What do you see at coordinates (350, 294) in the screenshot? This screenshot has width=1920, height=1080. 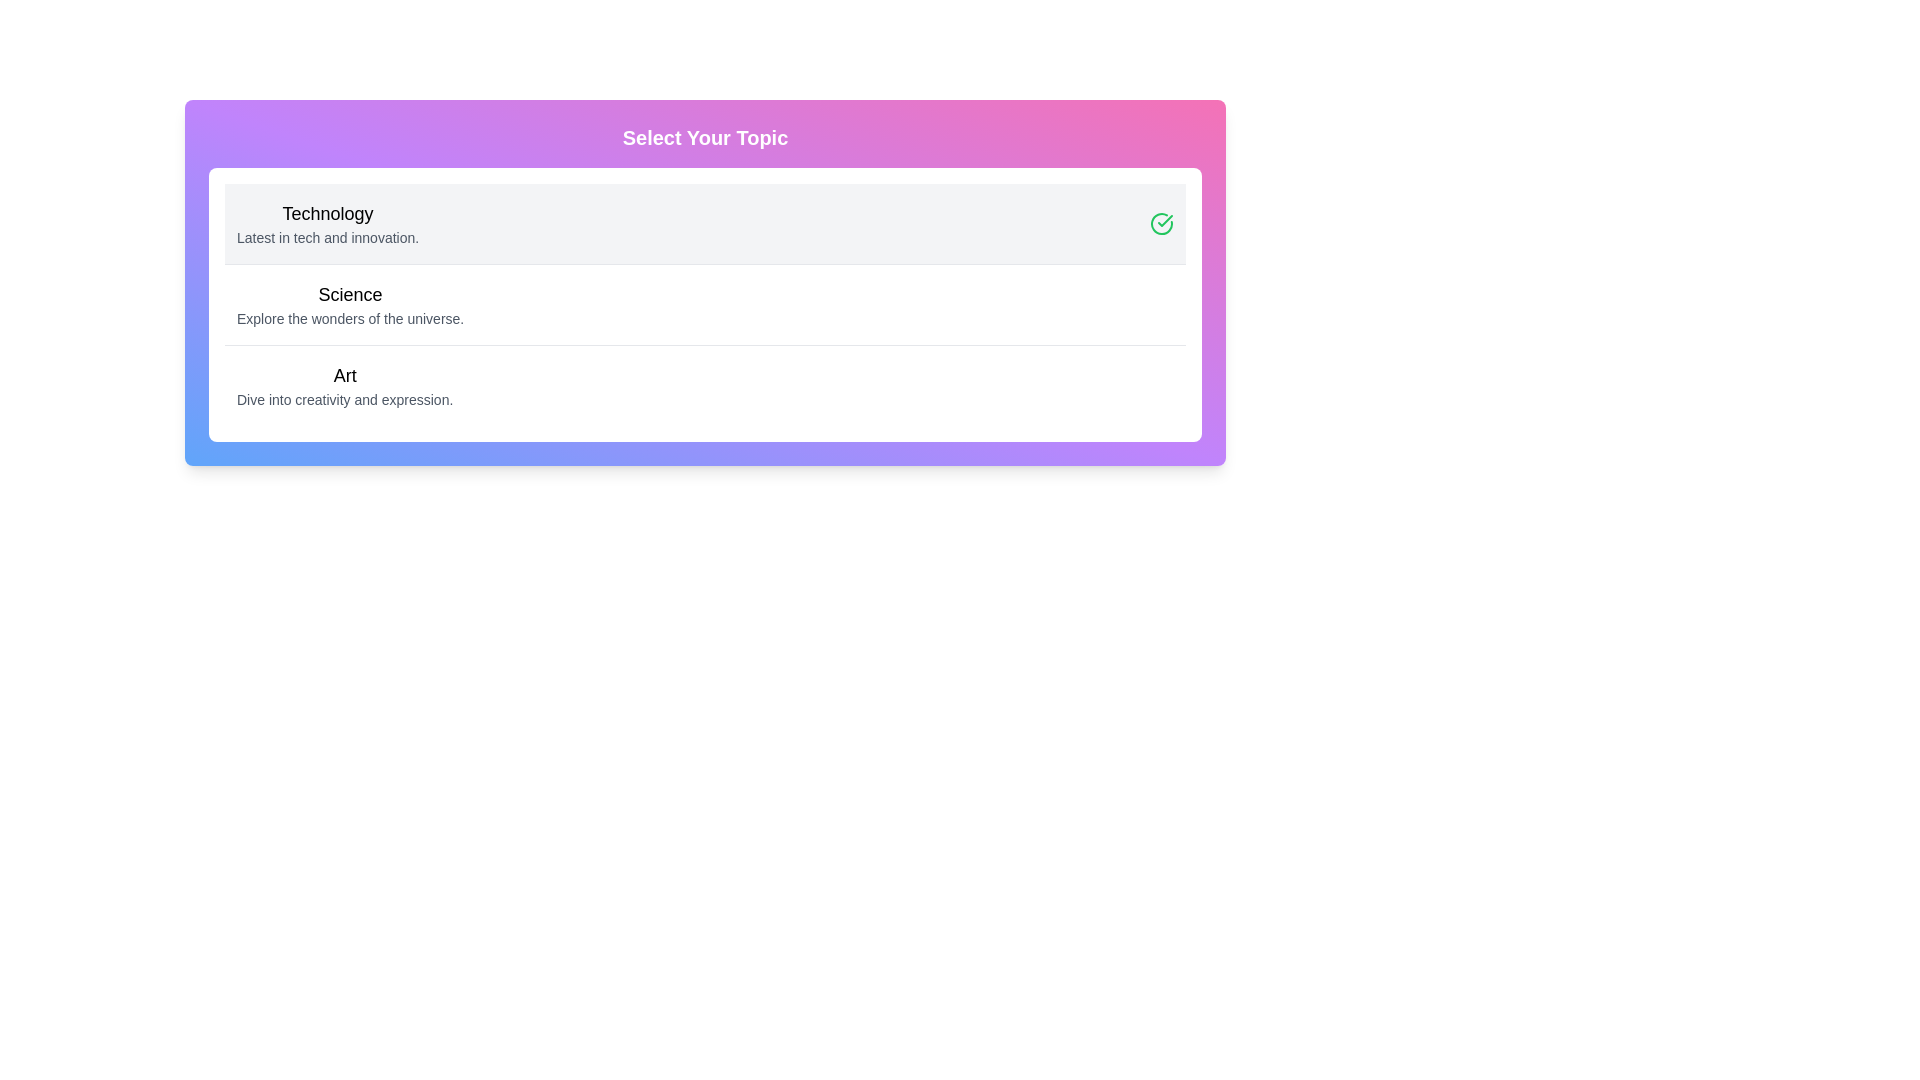 I see `the 'Science' header element, which is styled in a larger bold font and positioned as the second section header in a list` at bounding box center [350, 294].